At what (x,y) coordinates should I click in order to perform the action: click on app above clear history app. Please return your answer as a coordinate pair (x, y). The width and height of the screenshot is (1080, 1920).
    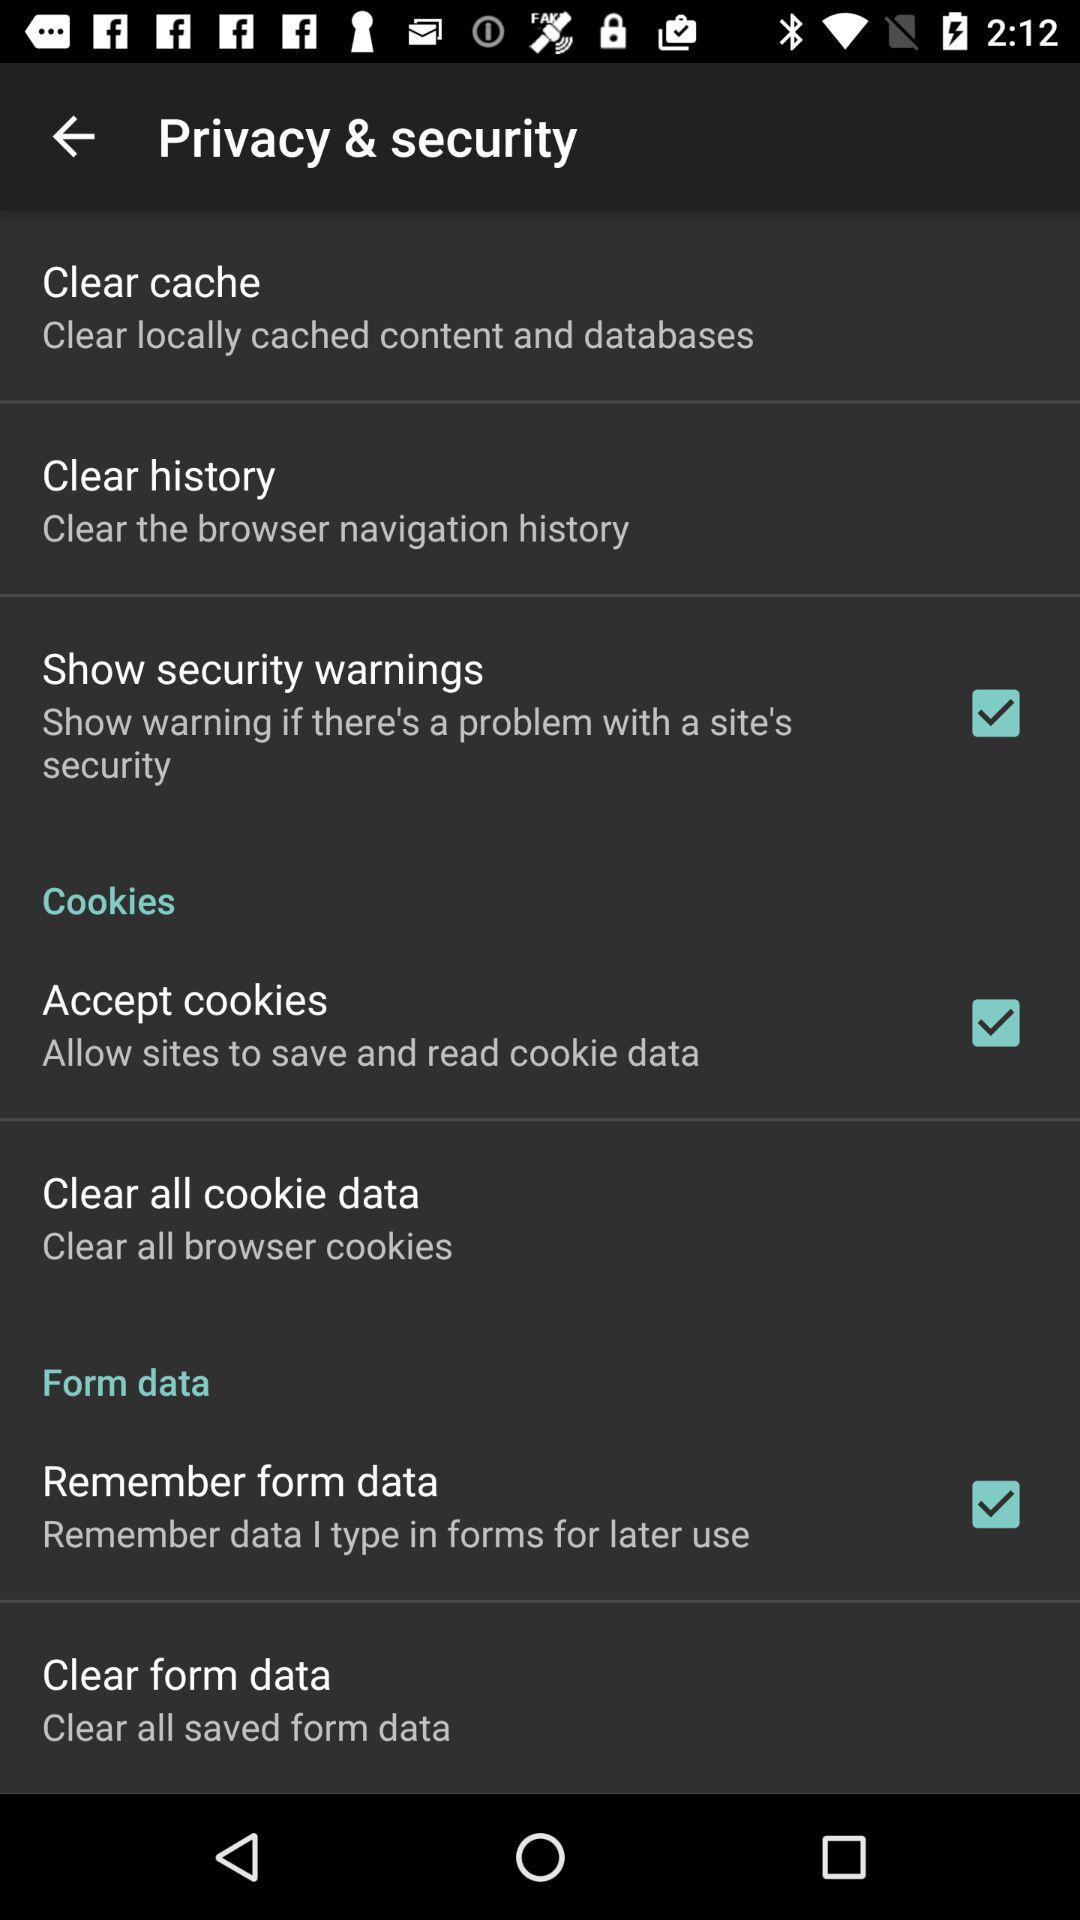
    Looking at the image, I should click on (398, 333).